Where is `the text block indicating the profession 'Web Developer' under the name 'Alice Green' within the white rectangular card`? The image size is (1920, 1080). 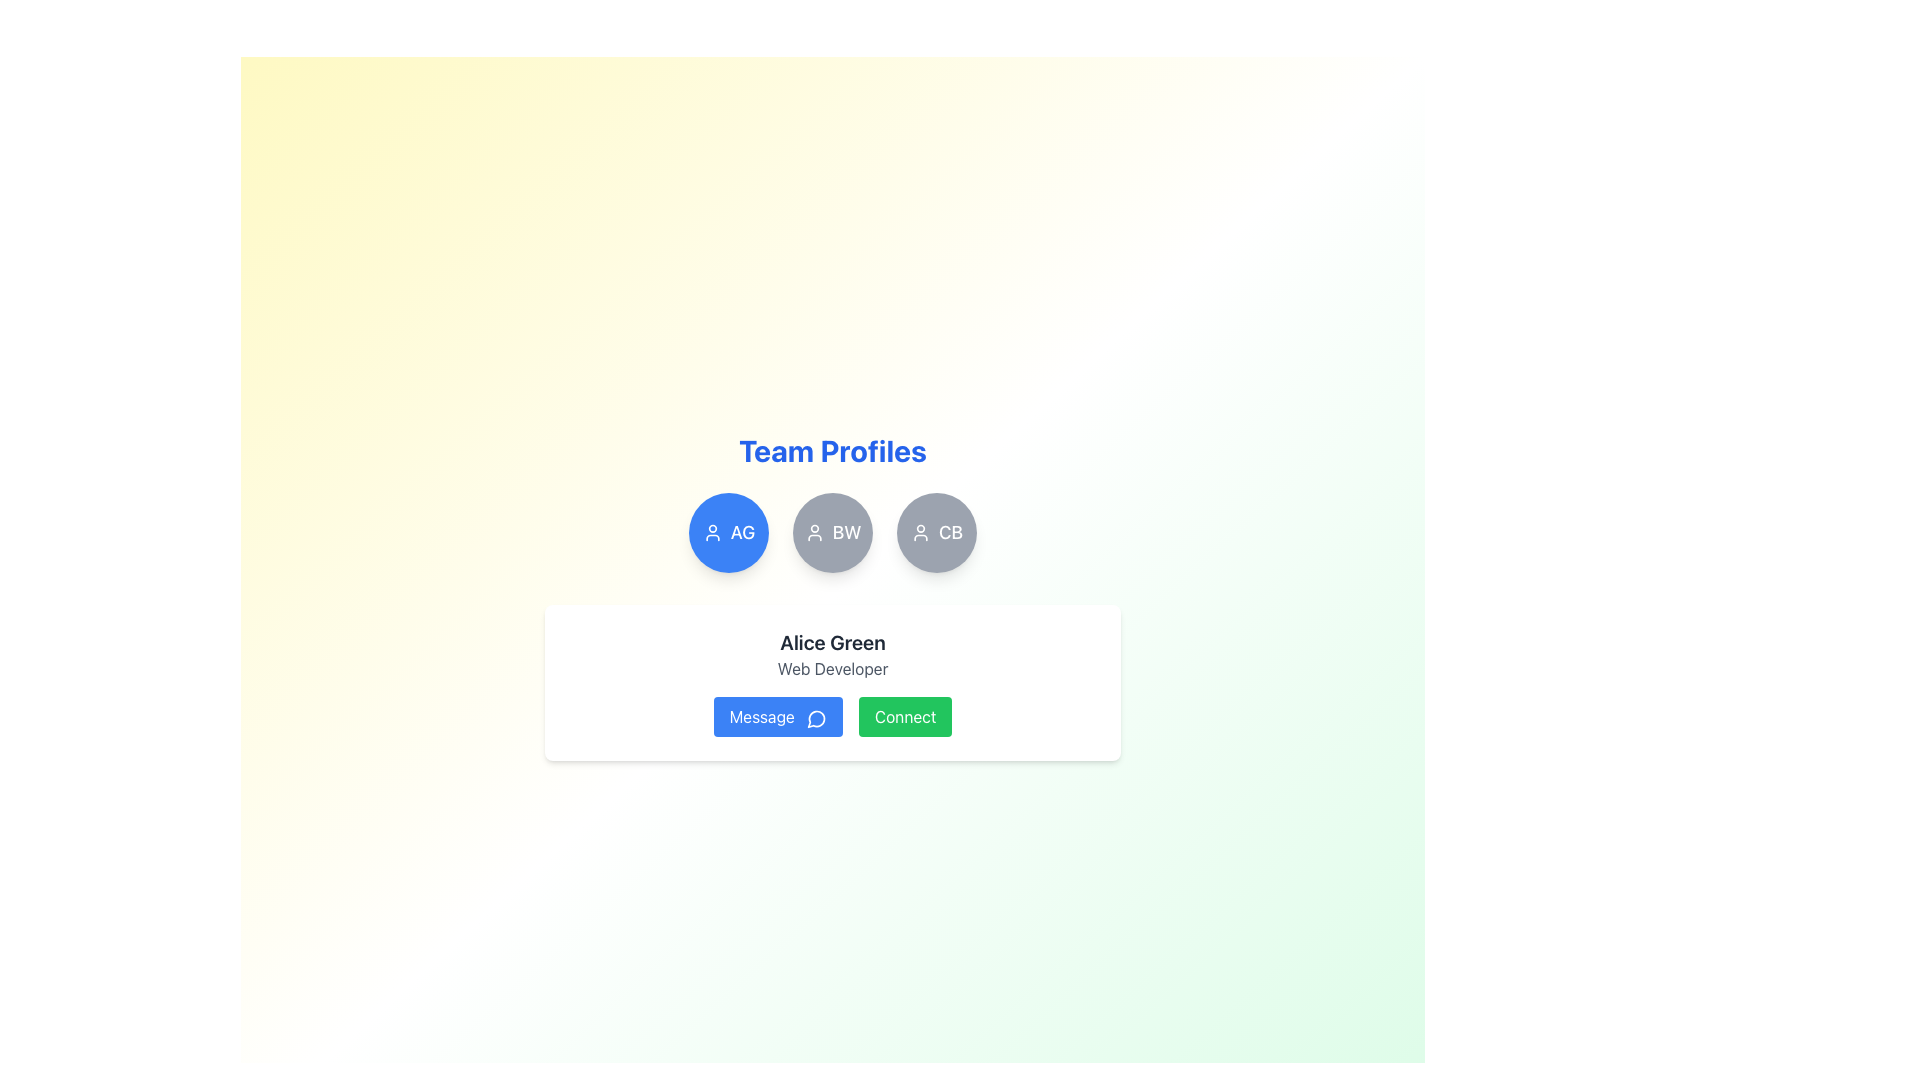 the text block indicating the profession 'Web Developer' under the name 'Alice Green' within the white rectangular card is located at coordinates (833, 668).